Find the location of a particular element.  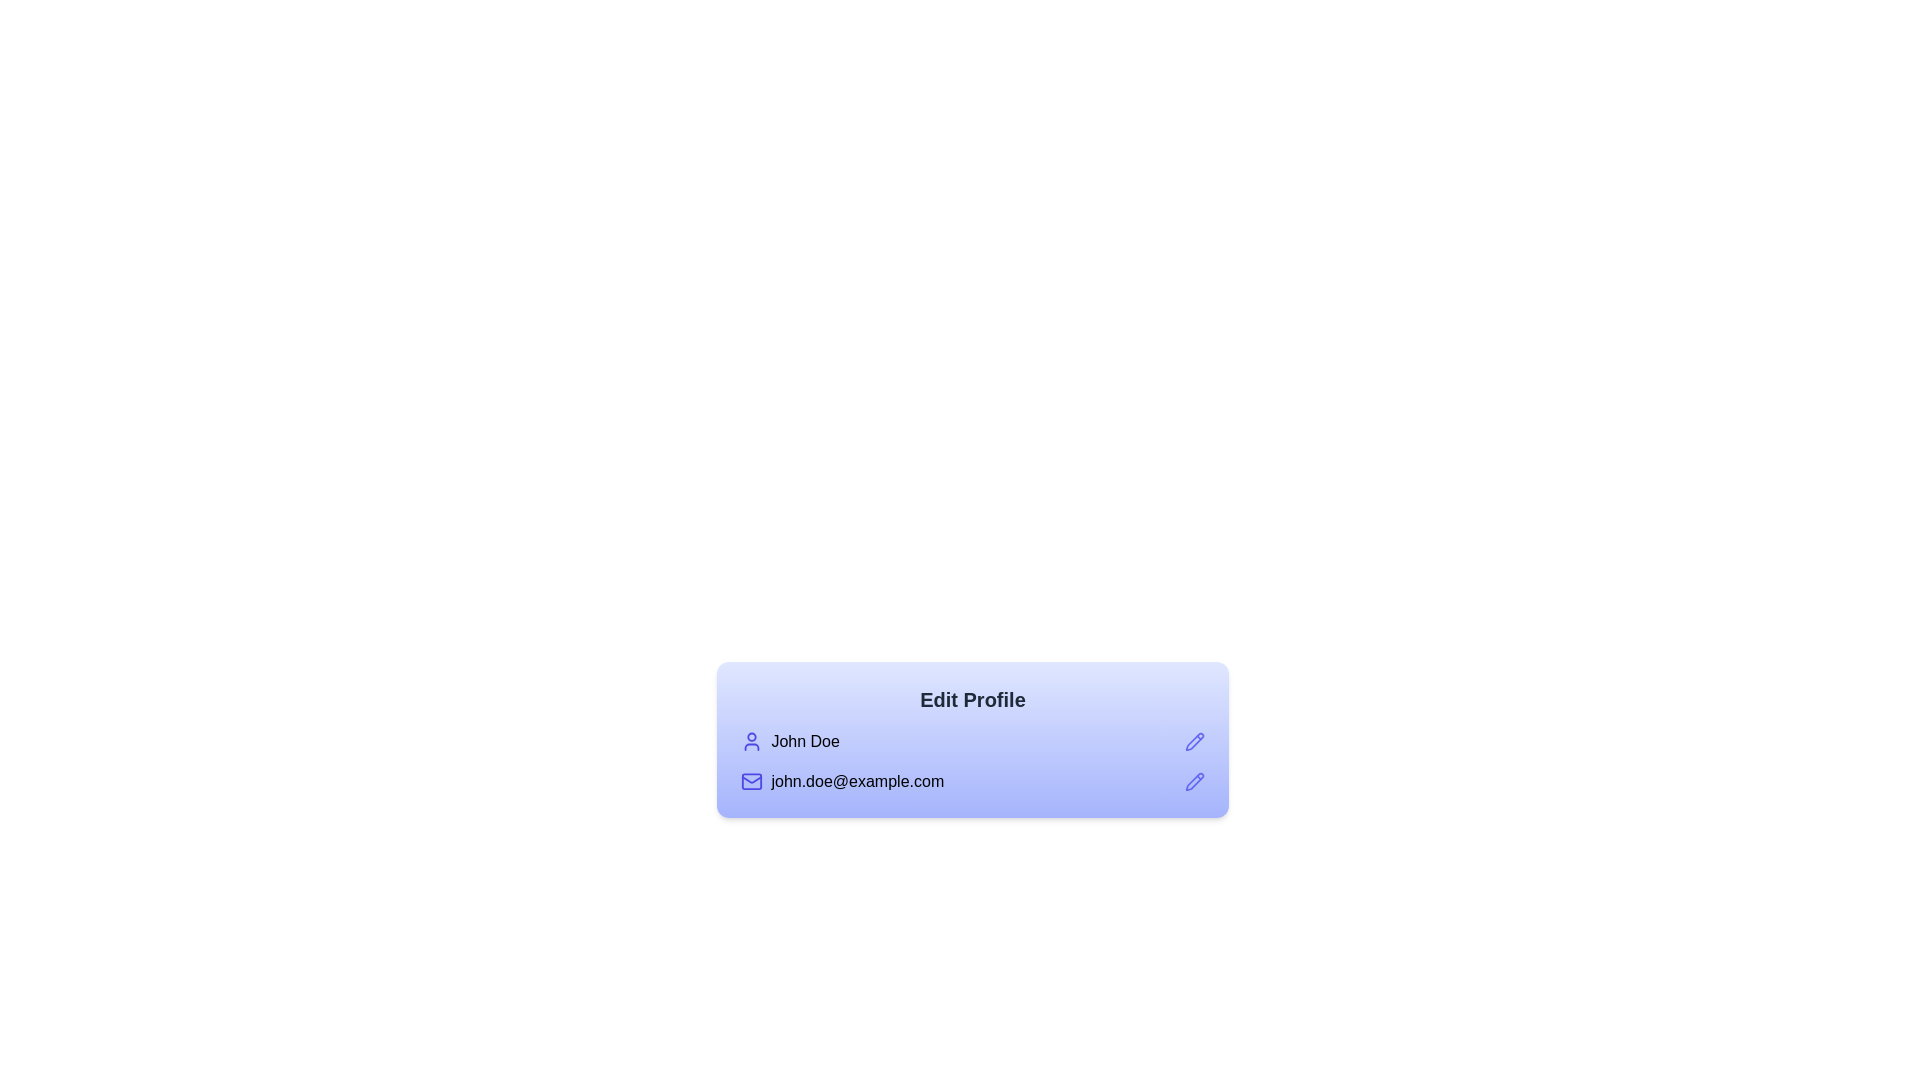

the user profile icon located to the left of the text 'John Doe', which signifies user-specific actions or identity is located at coordinates (751, 741).